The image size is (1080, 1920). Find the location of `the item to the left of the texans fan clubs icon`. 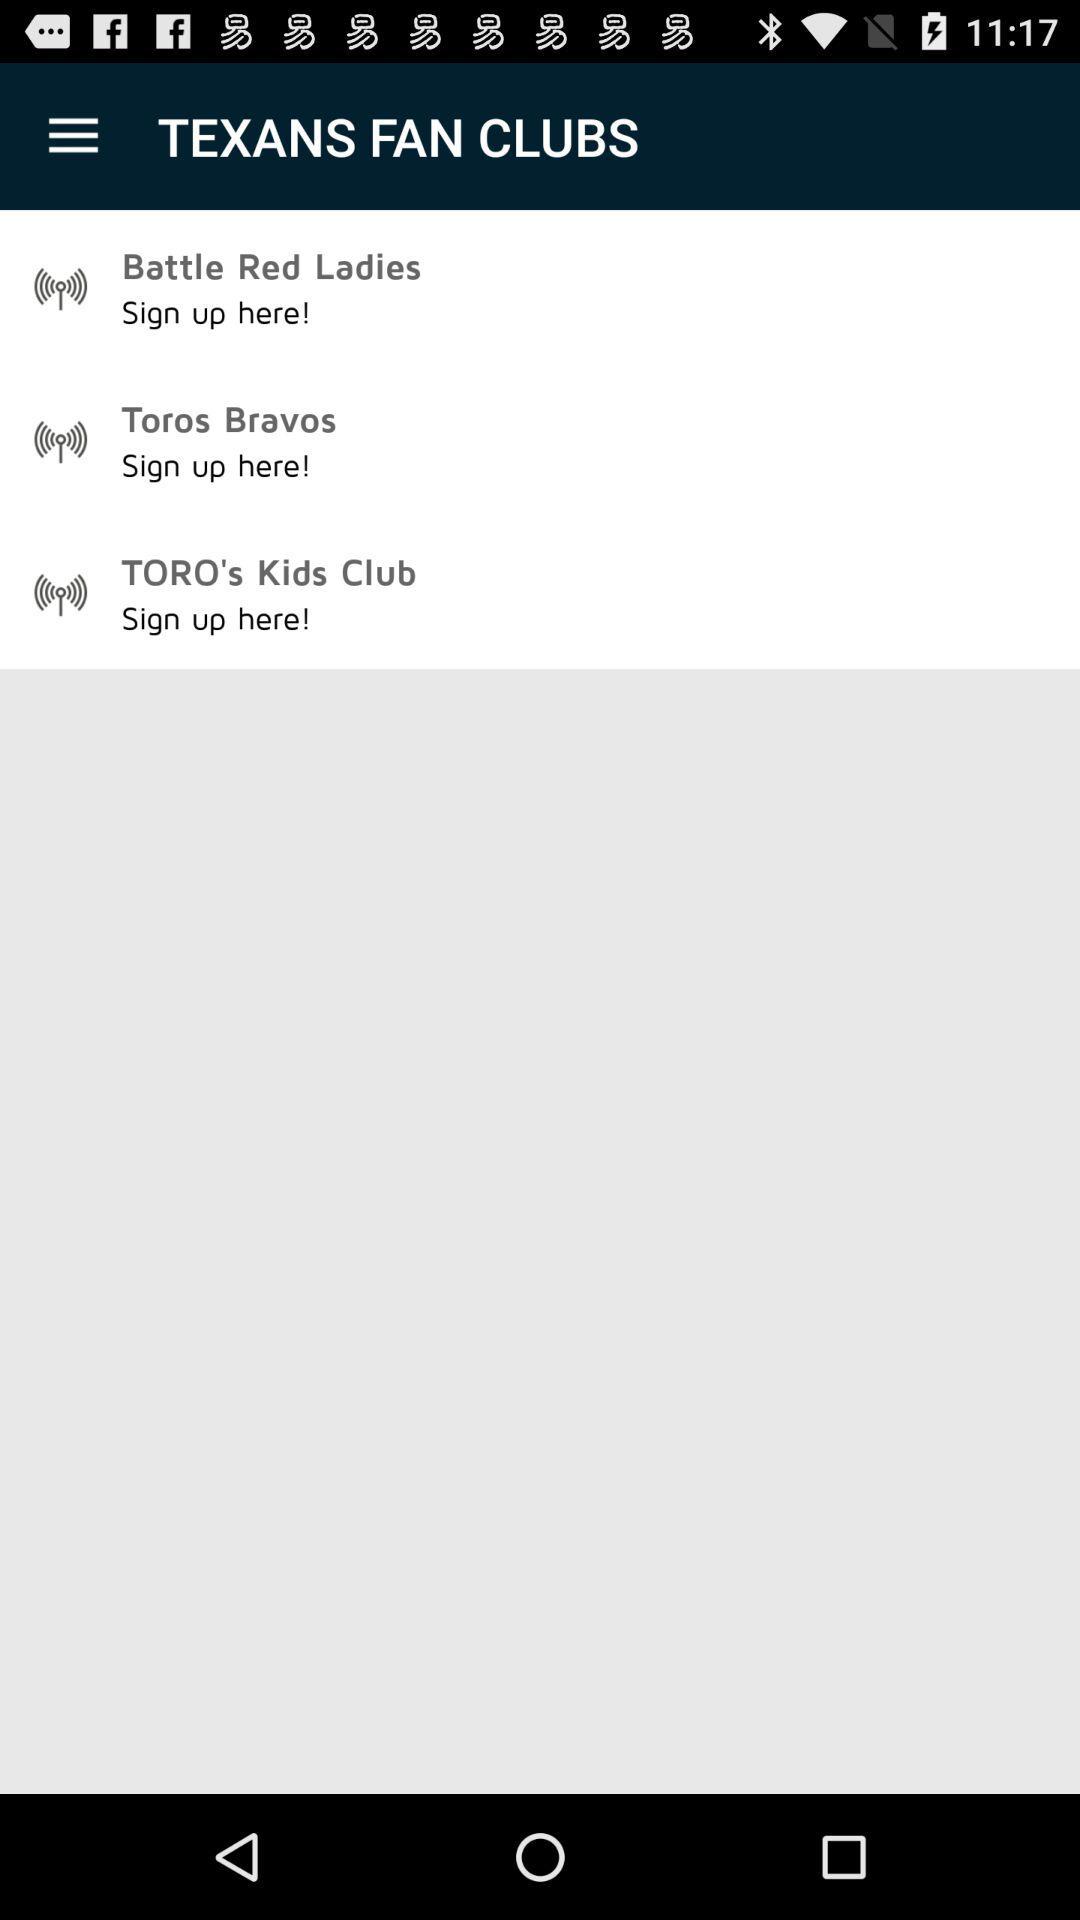

the item to the left of the texans fan clubs icon is located at coordinates (72, 135).